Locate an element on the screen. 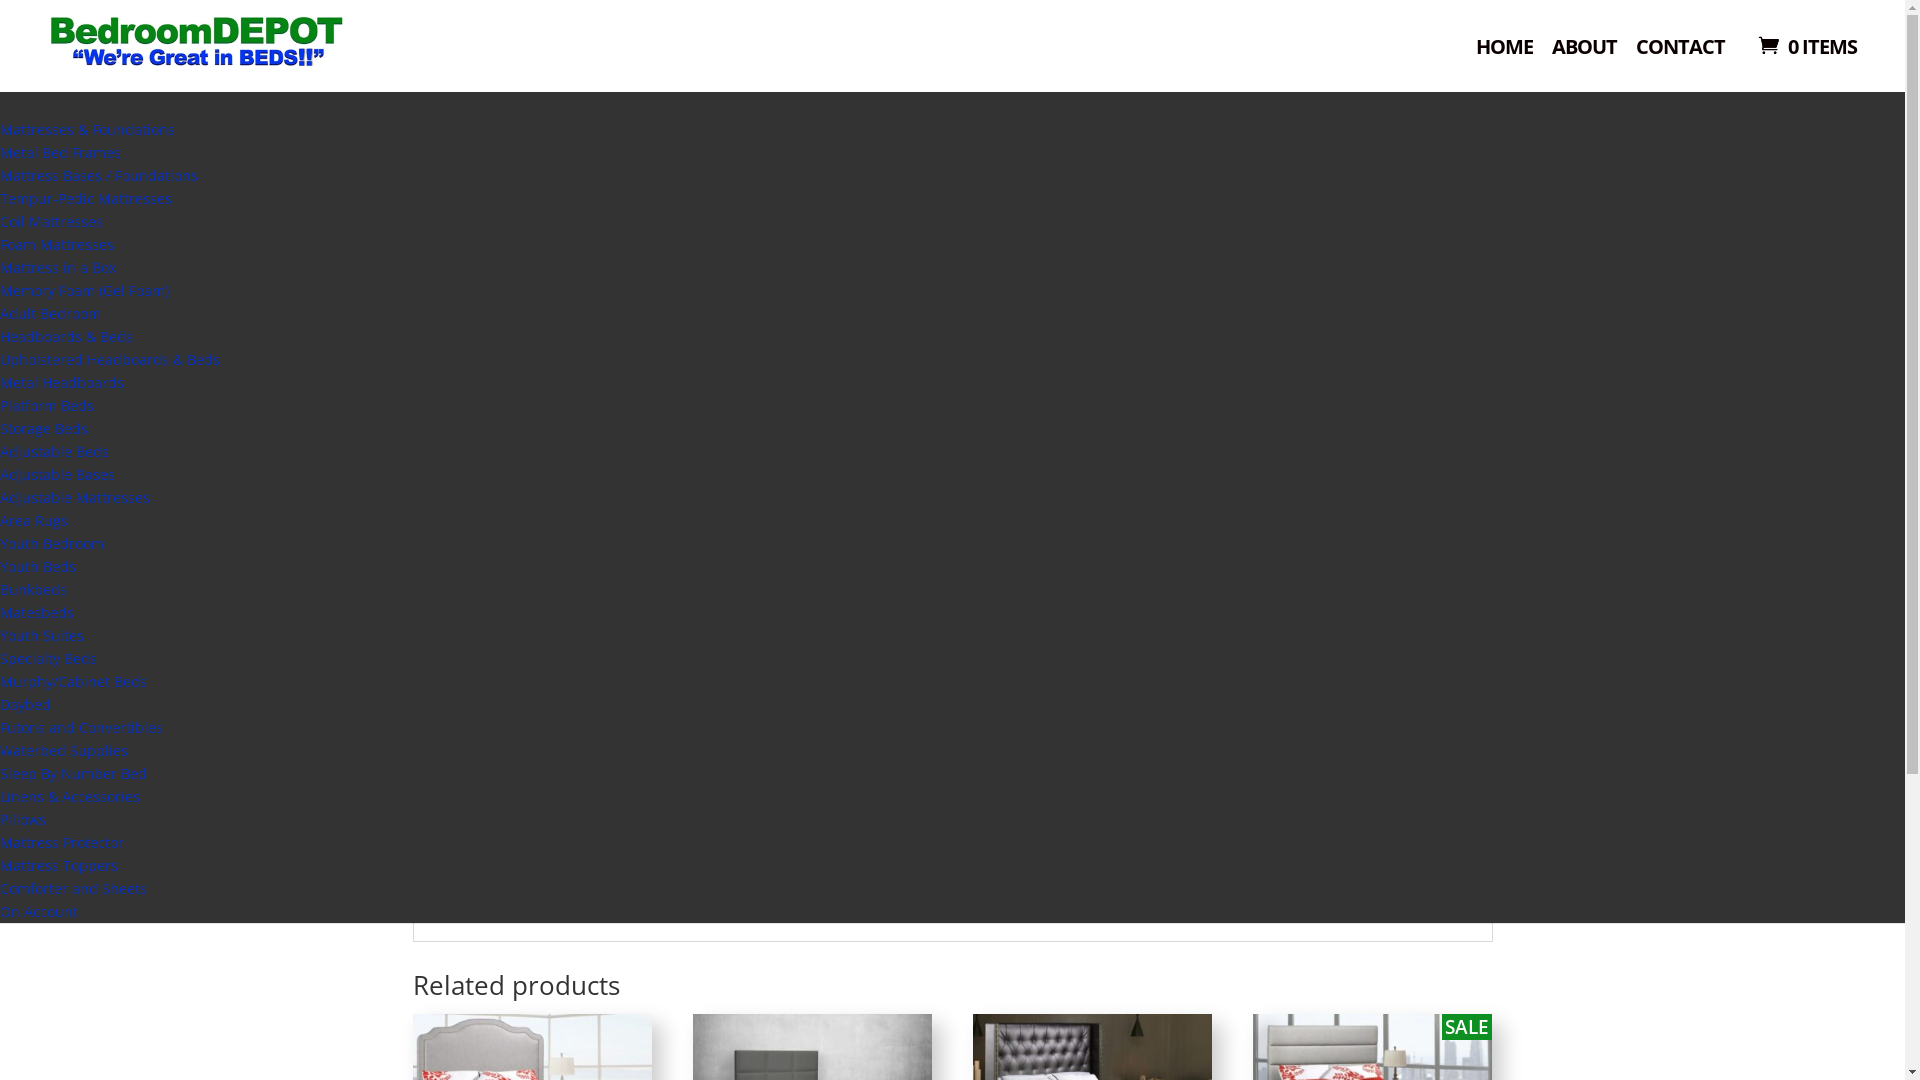  'Foam Mattresses' is located at coordinates (0, 243).